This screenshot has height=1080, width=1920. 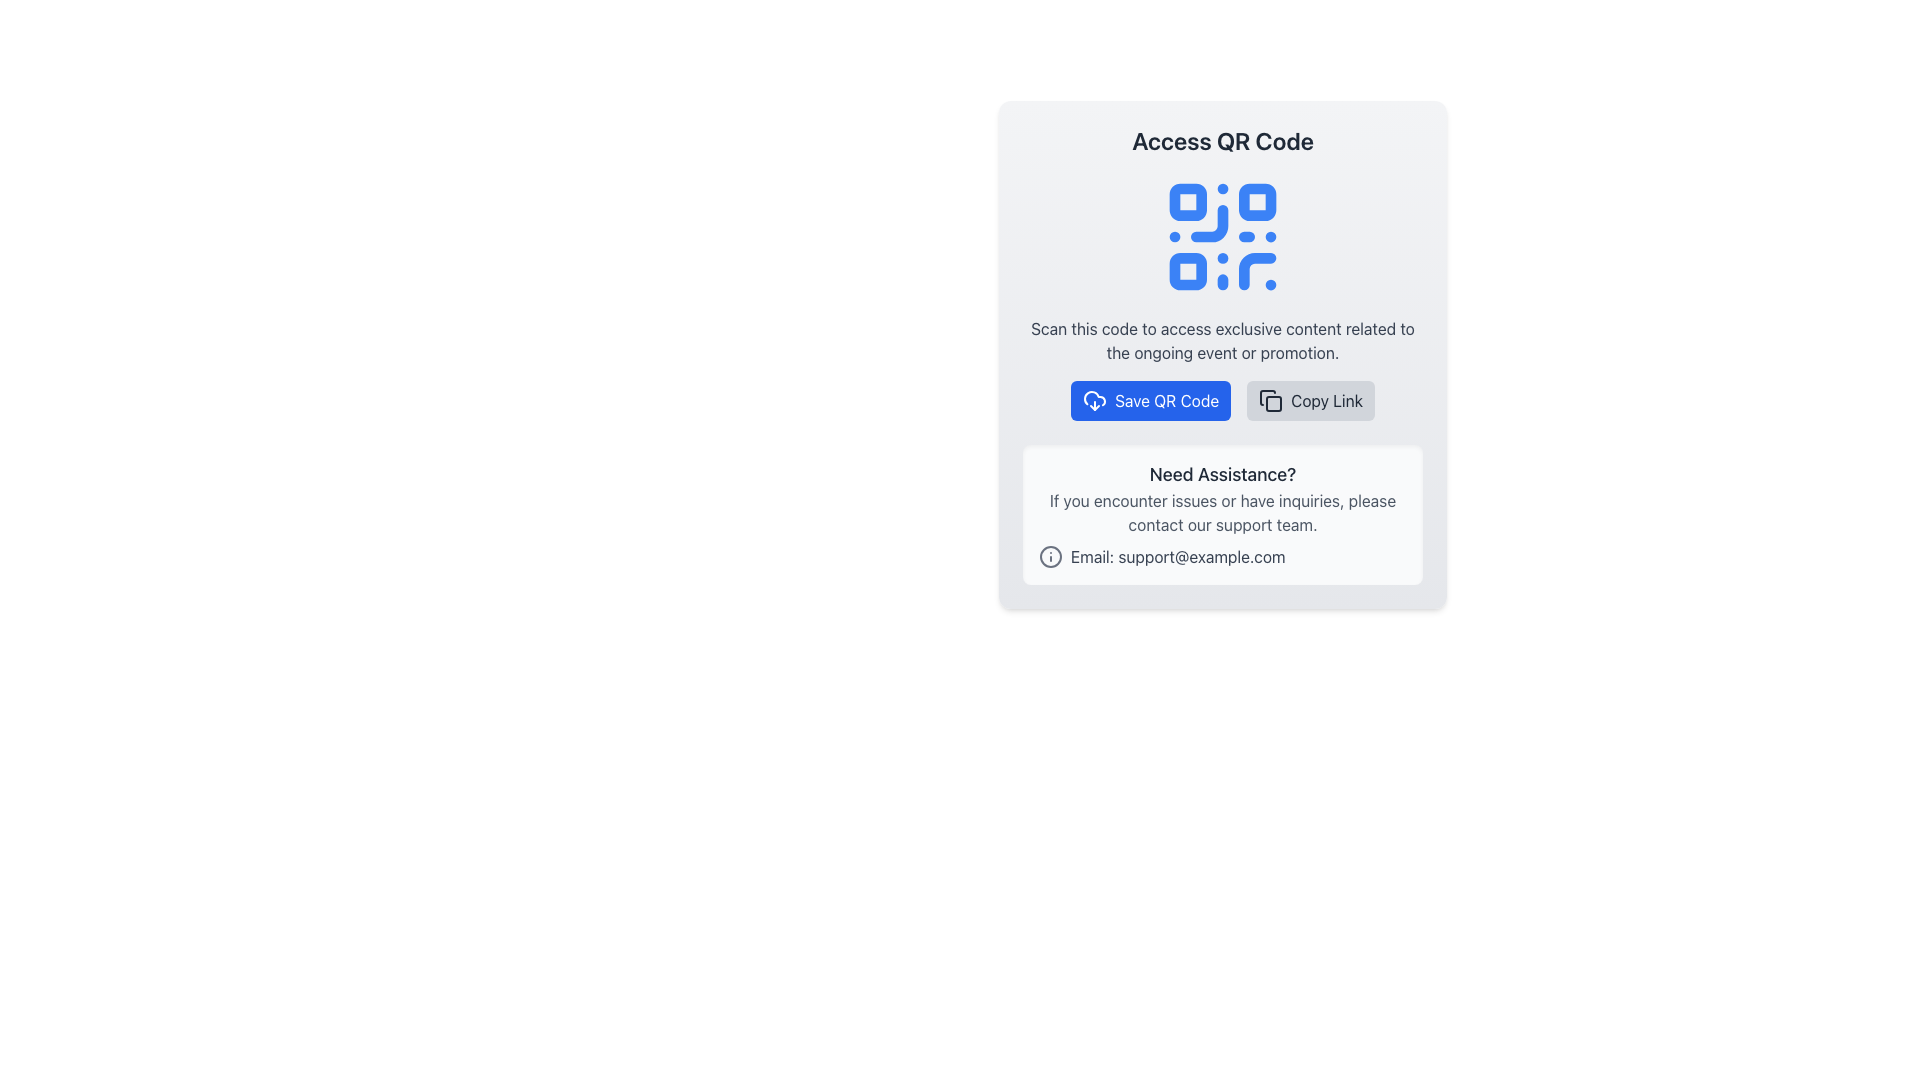 What do you see at coordinates (1222, 339) in the screenshot?
I see `the informational text element that explains the QR code functionality, positioned below the QR code icon and above the action buttons, to potentially reveal tooltips` at bounding box center [1222, 339].